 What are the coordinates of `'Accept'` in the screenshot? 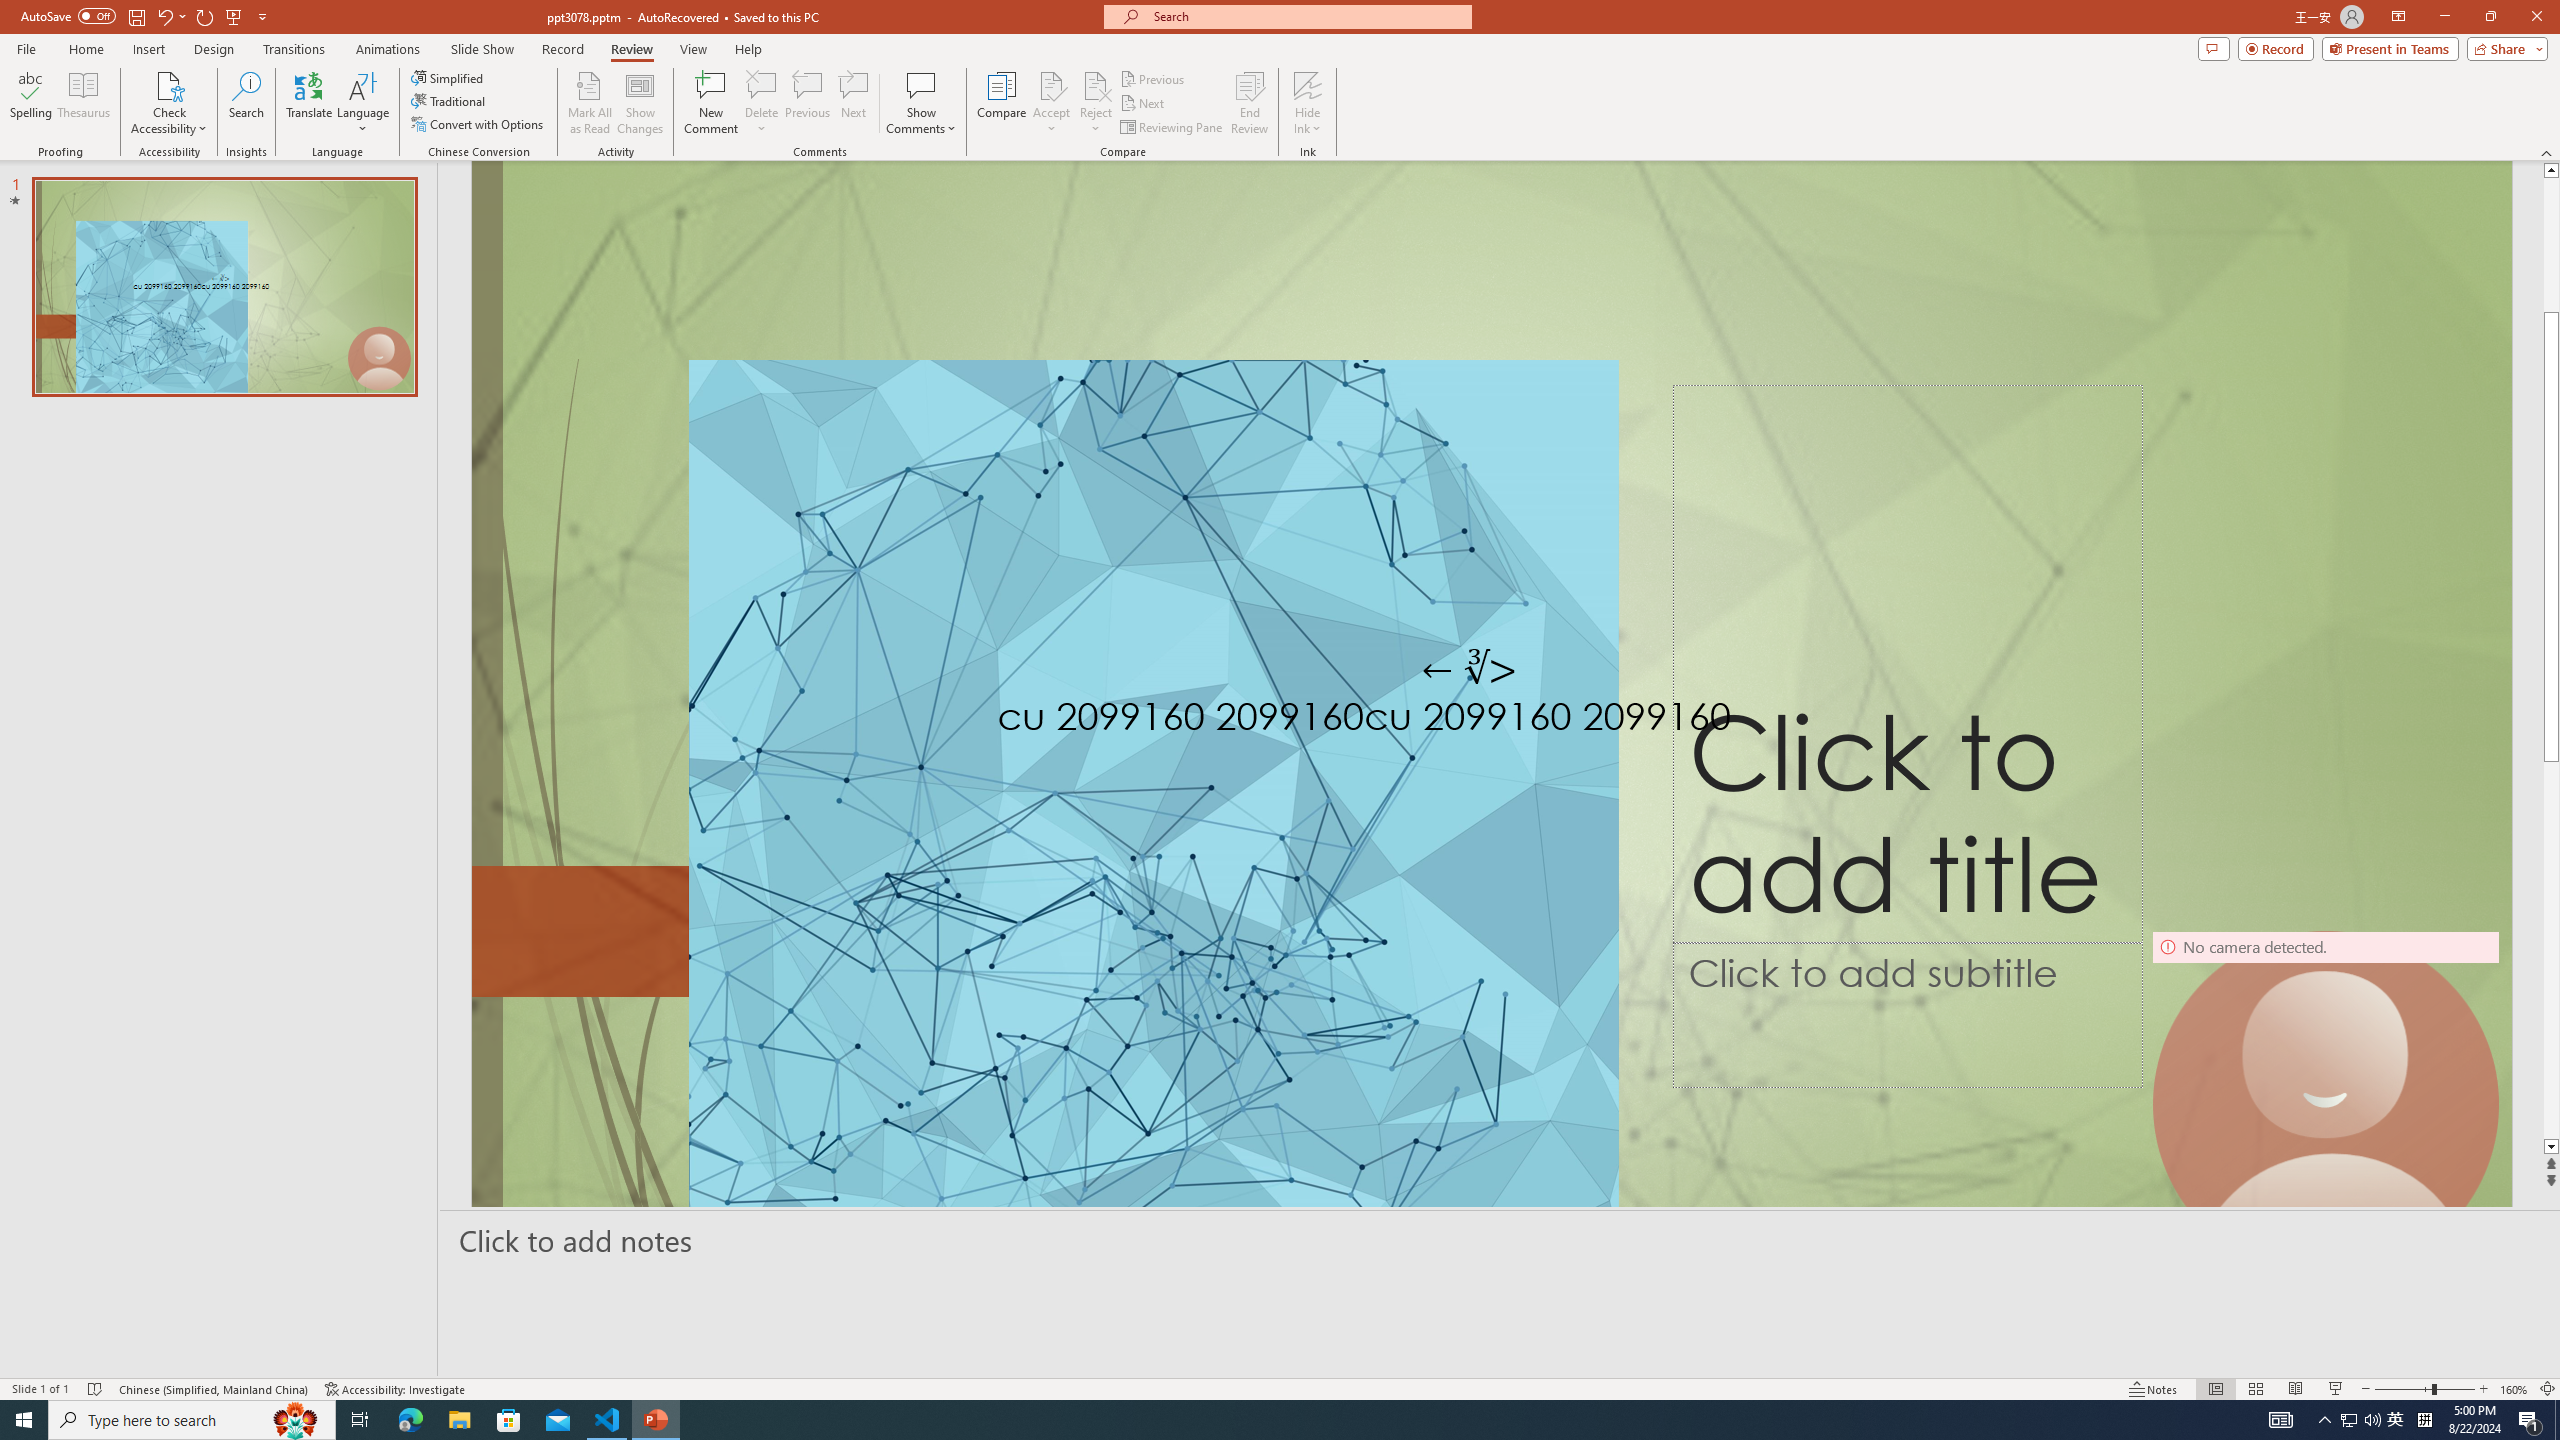 It's located at (1051, 103).